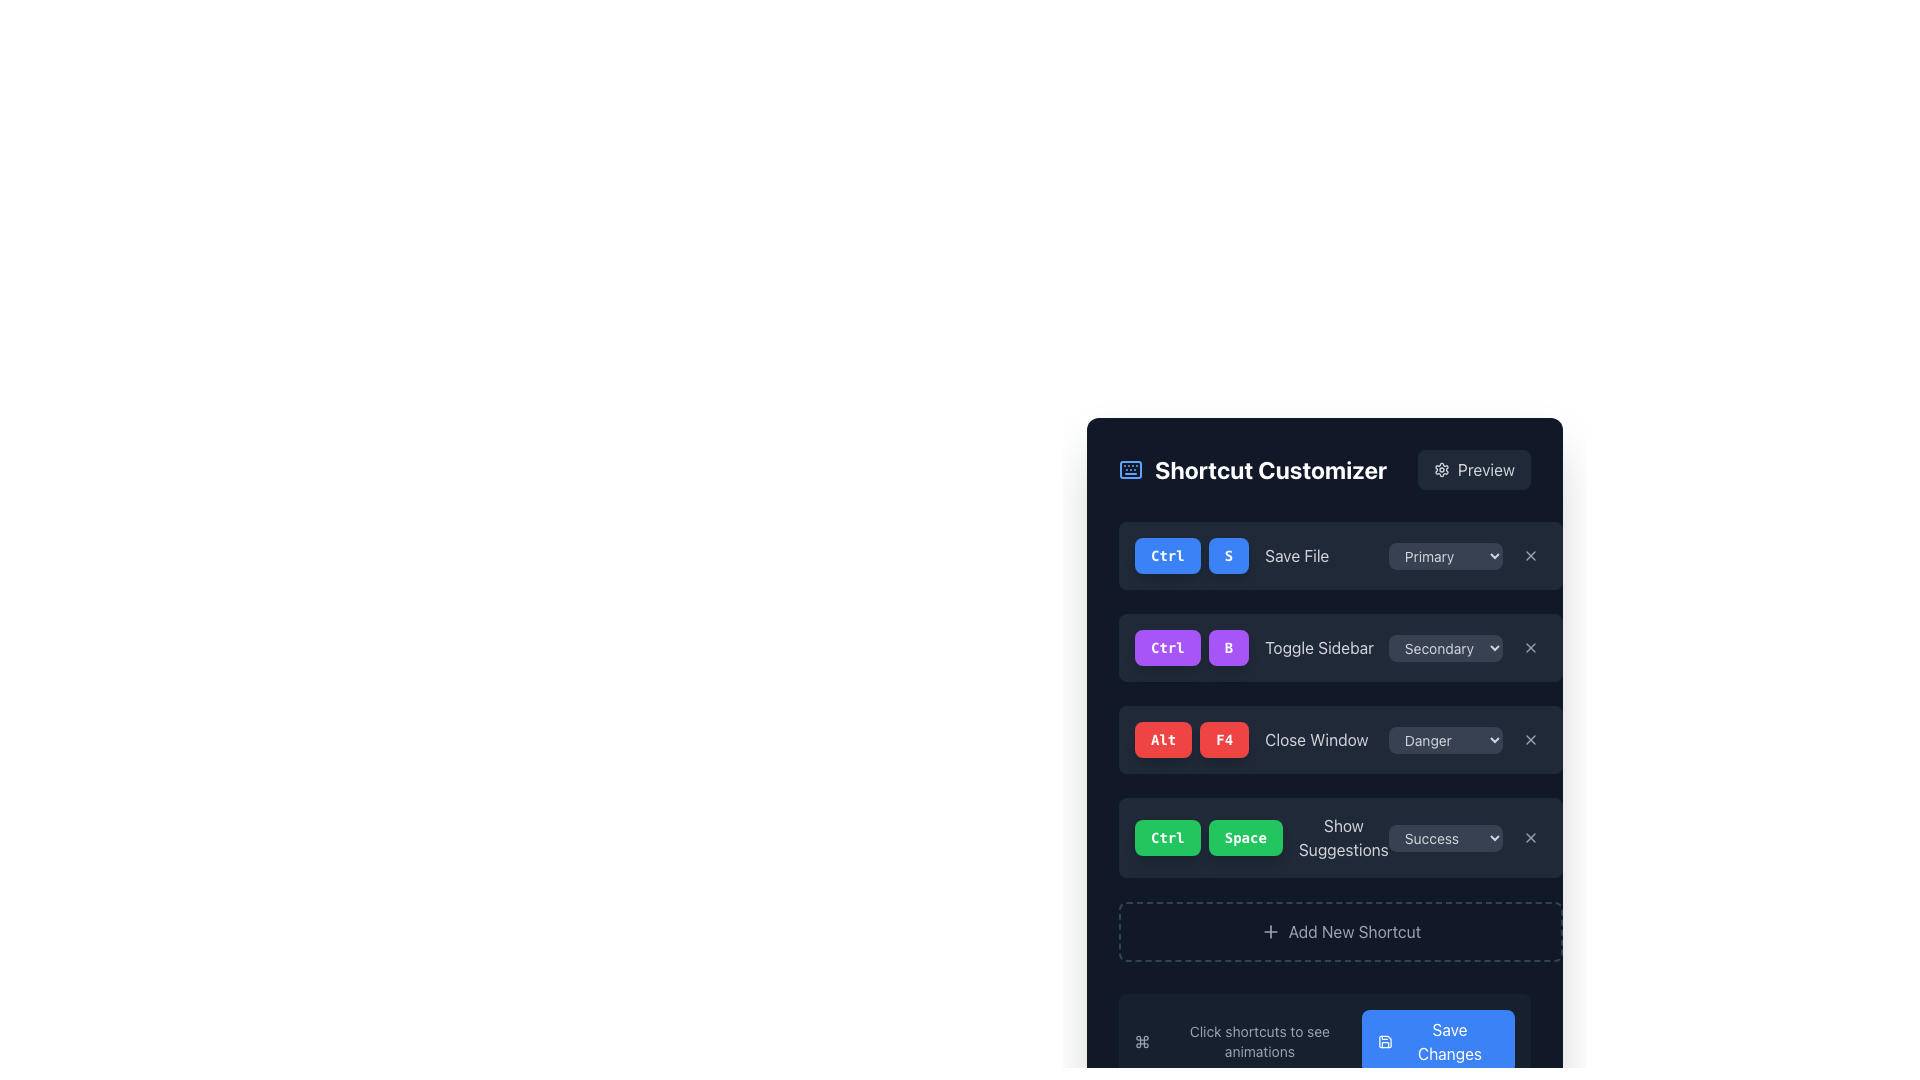 The height and width of the screenshot is (1080, 1920). I want to click on the text snippet displaying 'Save File' in gray color, located to the right of the blue button labeled 'S', so click(1297, 555).